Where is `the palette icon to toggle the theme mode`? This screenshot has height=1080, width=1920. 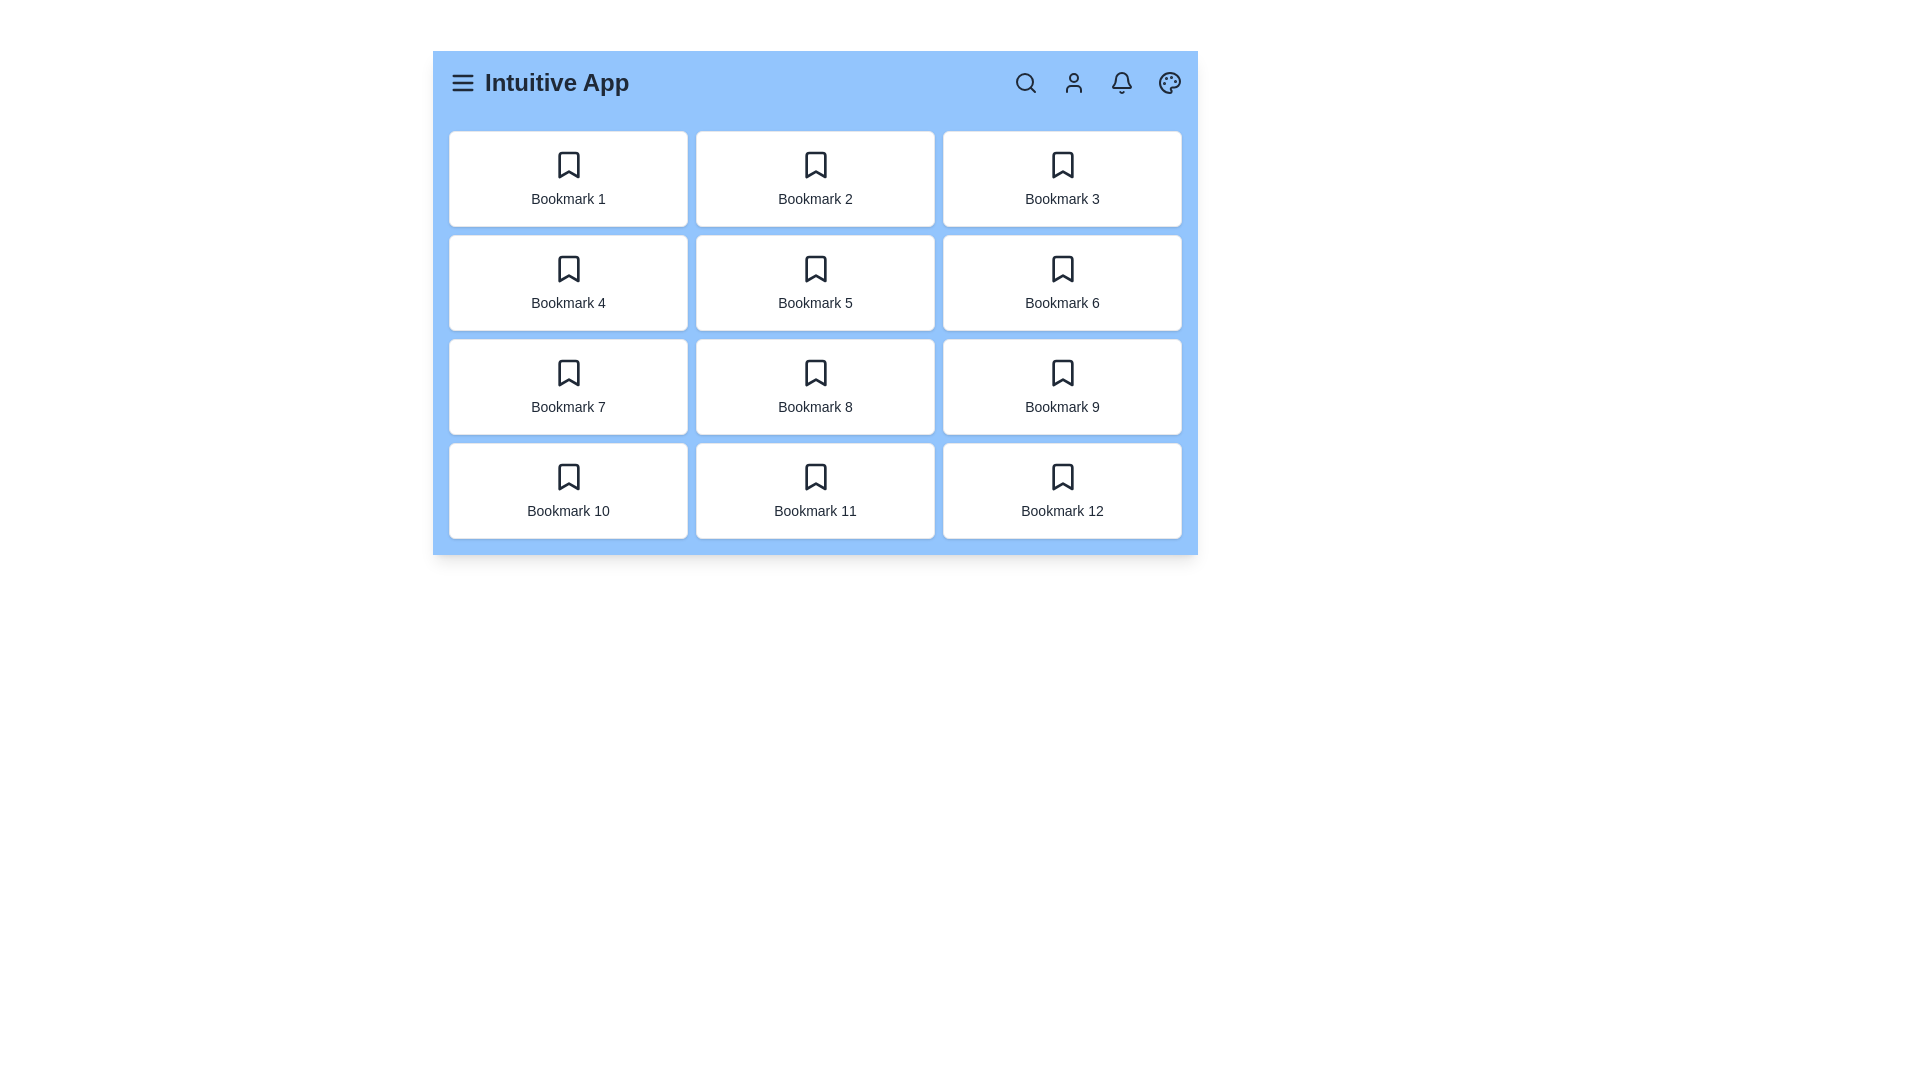 the palette icon to toggle the theme mode is located at coordinates (1170, 82).